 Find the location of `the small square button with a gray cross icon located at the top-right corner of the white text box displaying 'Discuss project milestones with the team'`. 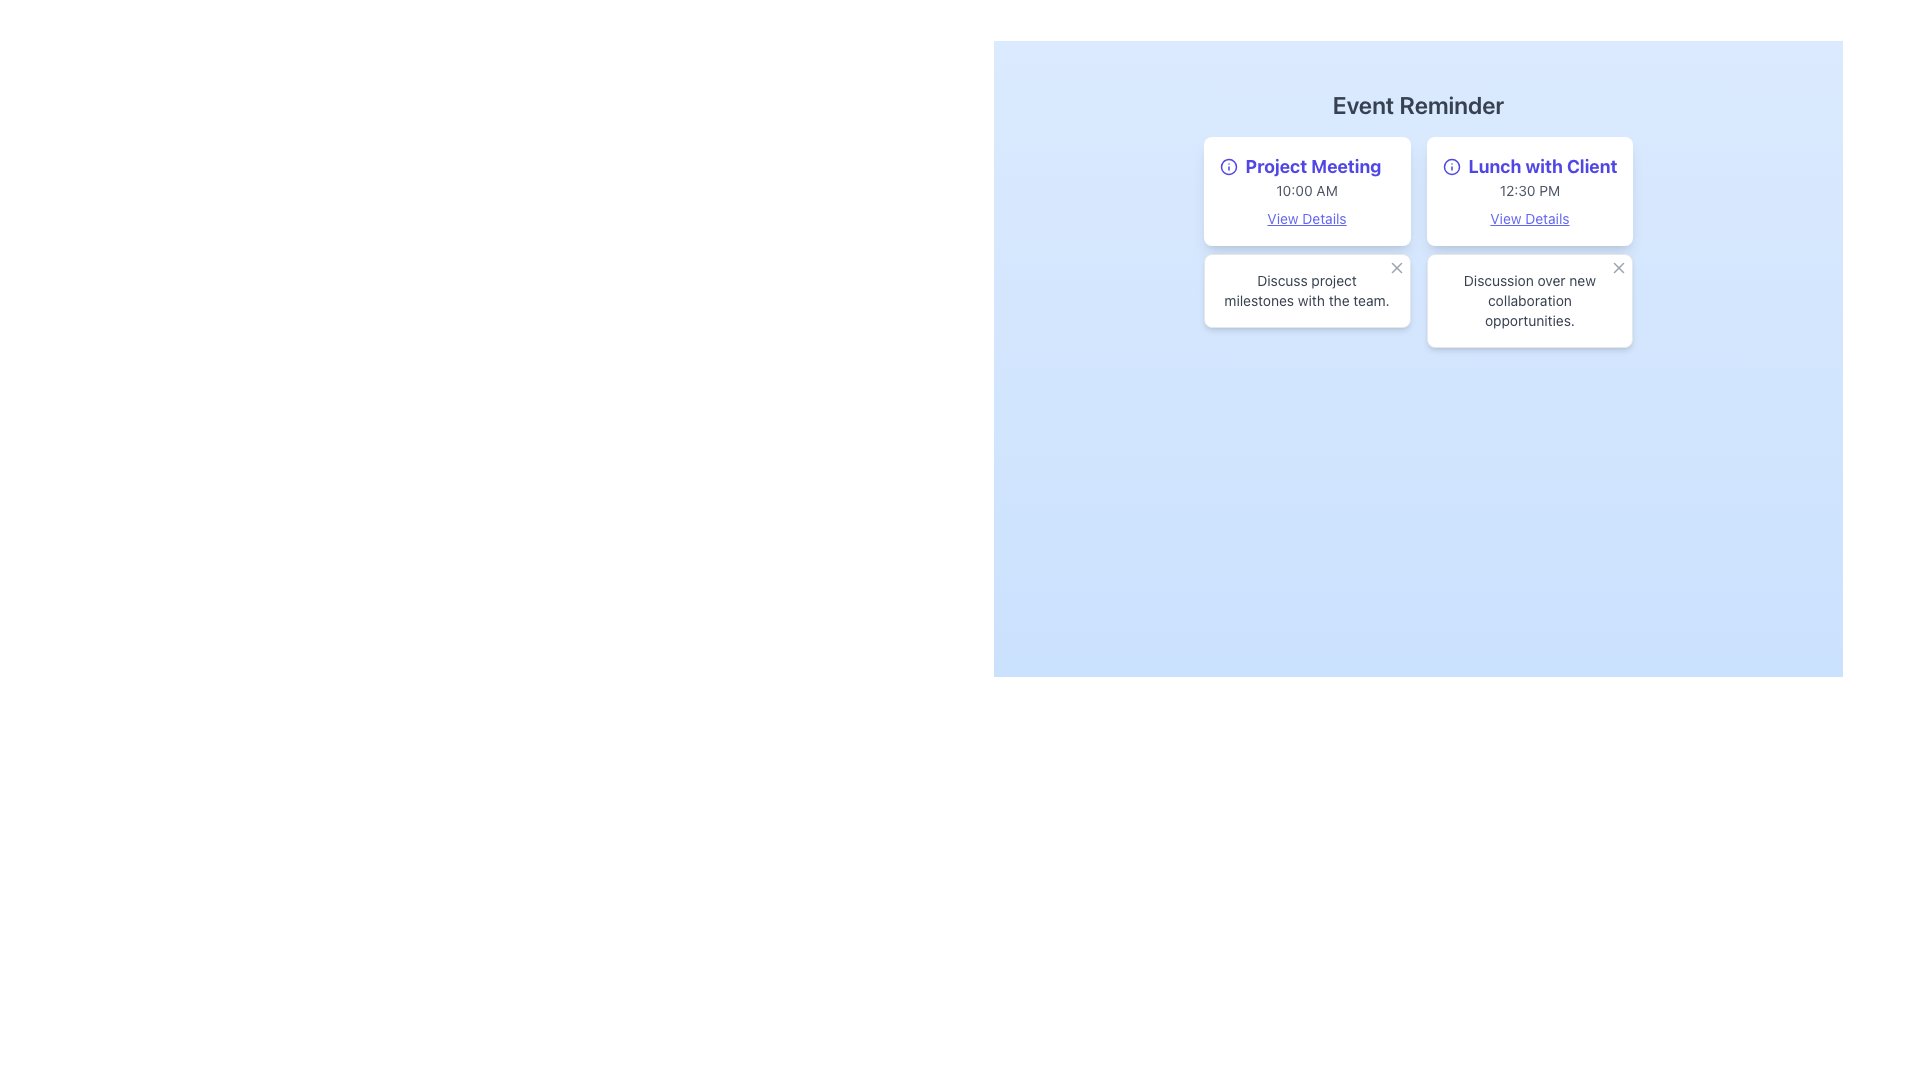

the small square button with a gray cross icon located at the top-right corner of the white text box displaying 'Discuss project milestones with the team' is located at coordinates (1395, 266).